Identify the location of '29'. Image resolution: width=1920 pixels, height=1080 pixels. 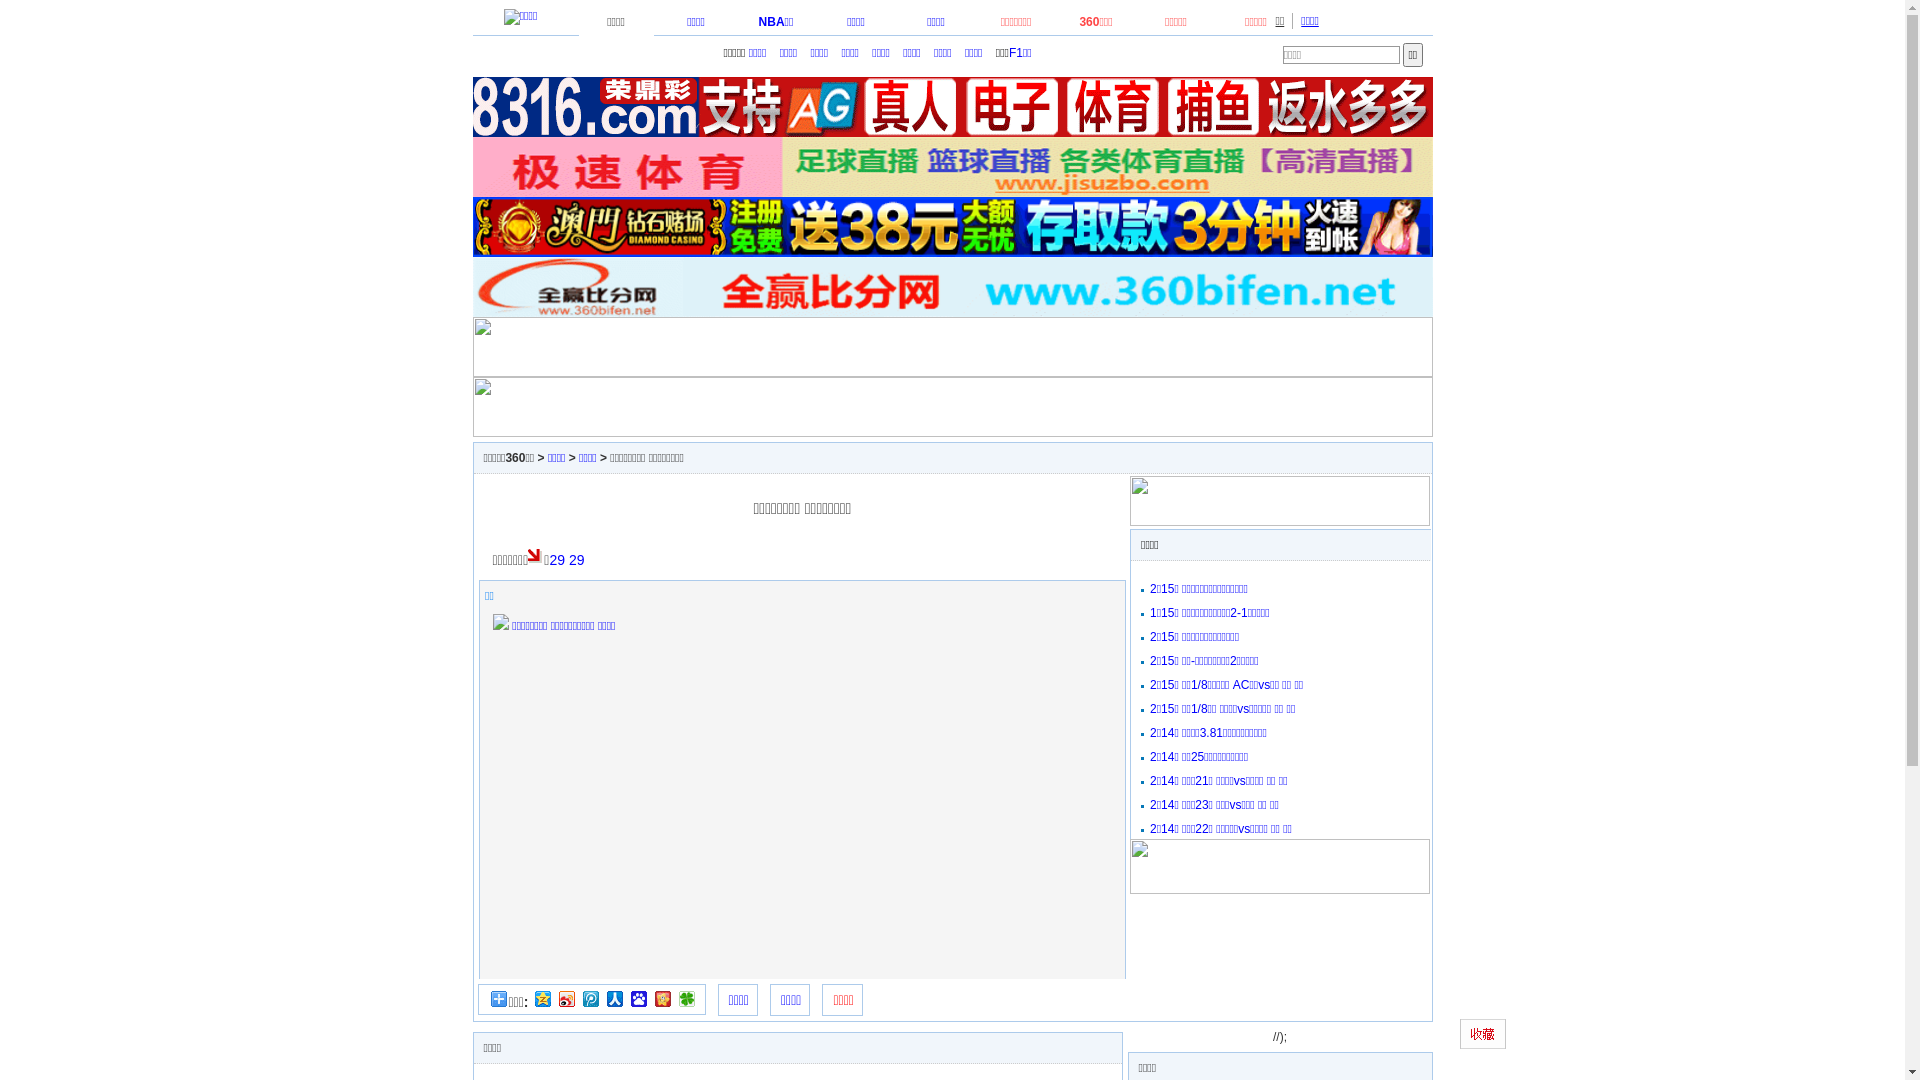
(568, 559).